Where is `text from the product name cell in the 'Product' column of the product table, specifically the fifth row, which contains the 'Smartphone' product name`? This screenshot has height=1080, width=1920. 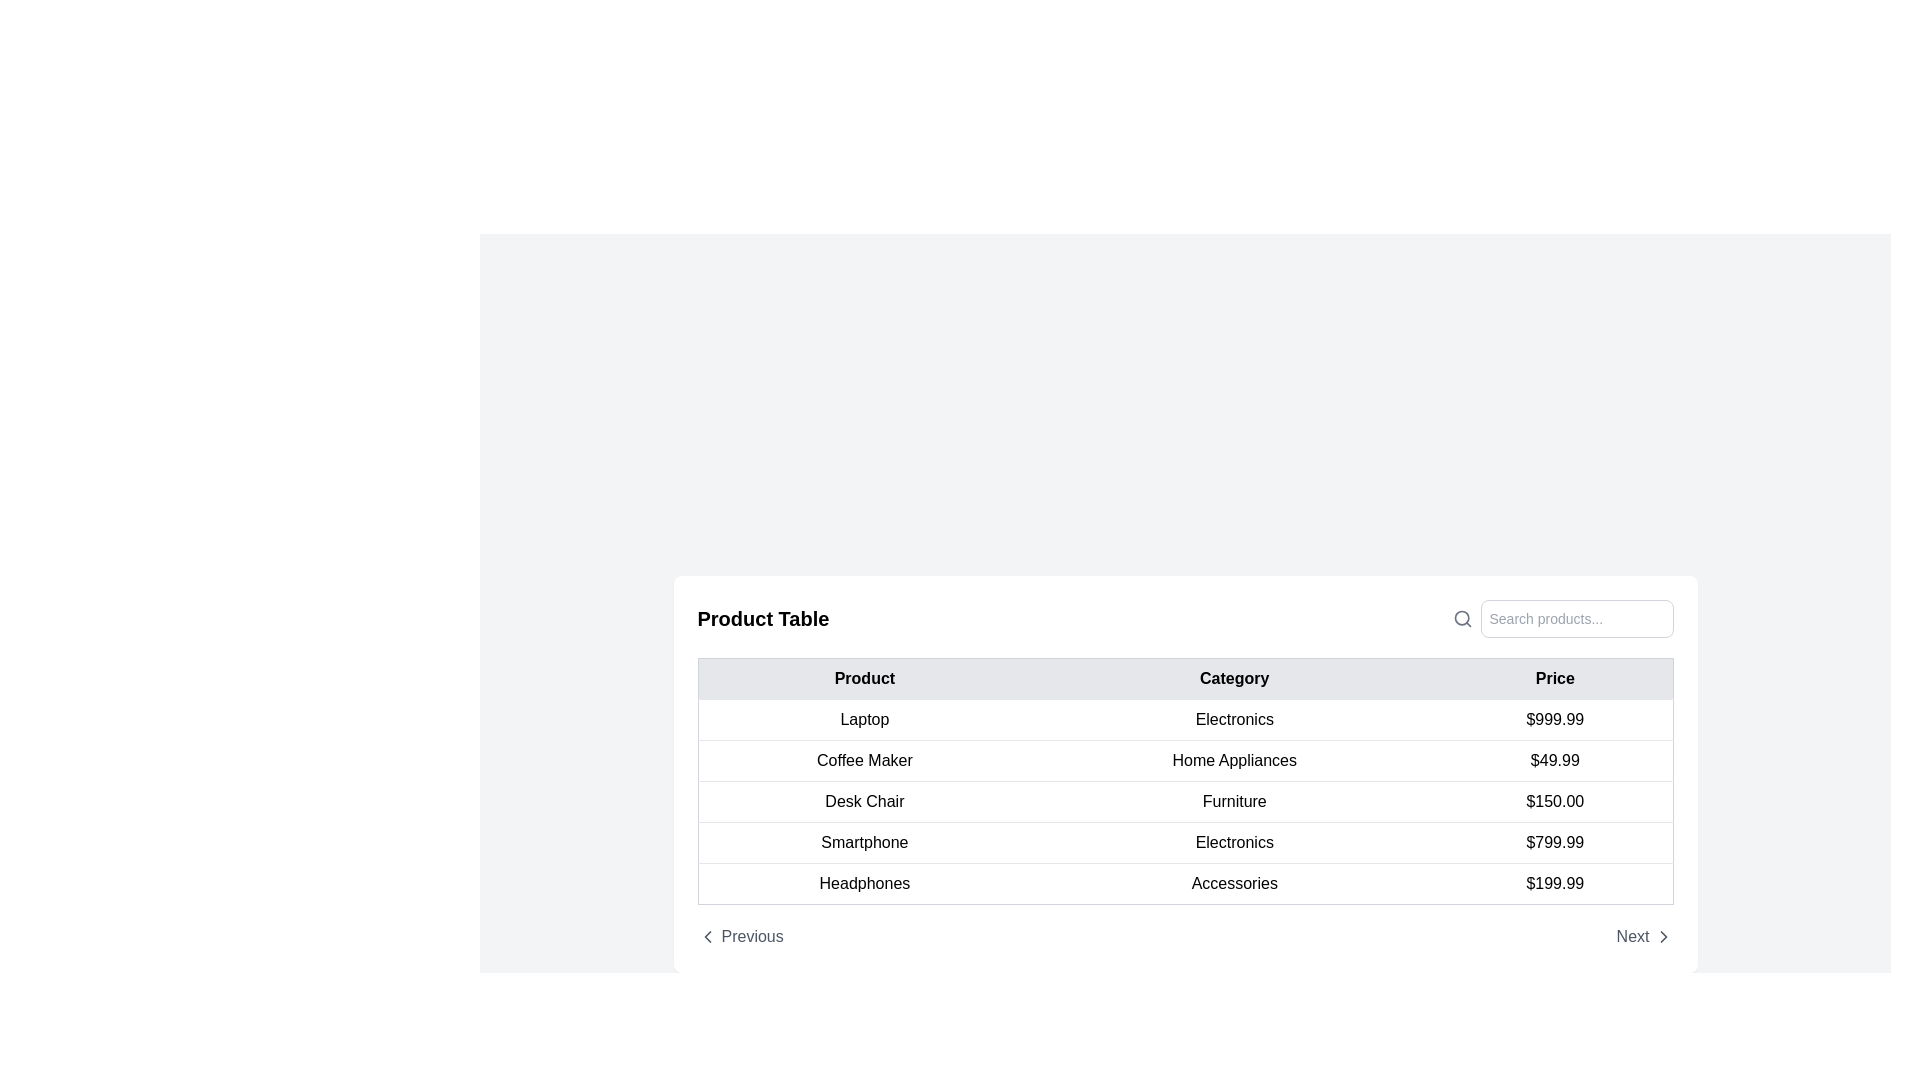 text from the product name cell in the 'Product' column of the product table, specifically the fifth row, which contains the 'Smartphone' product name is located at coordinates (864, 842).